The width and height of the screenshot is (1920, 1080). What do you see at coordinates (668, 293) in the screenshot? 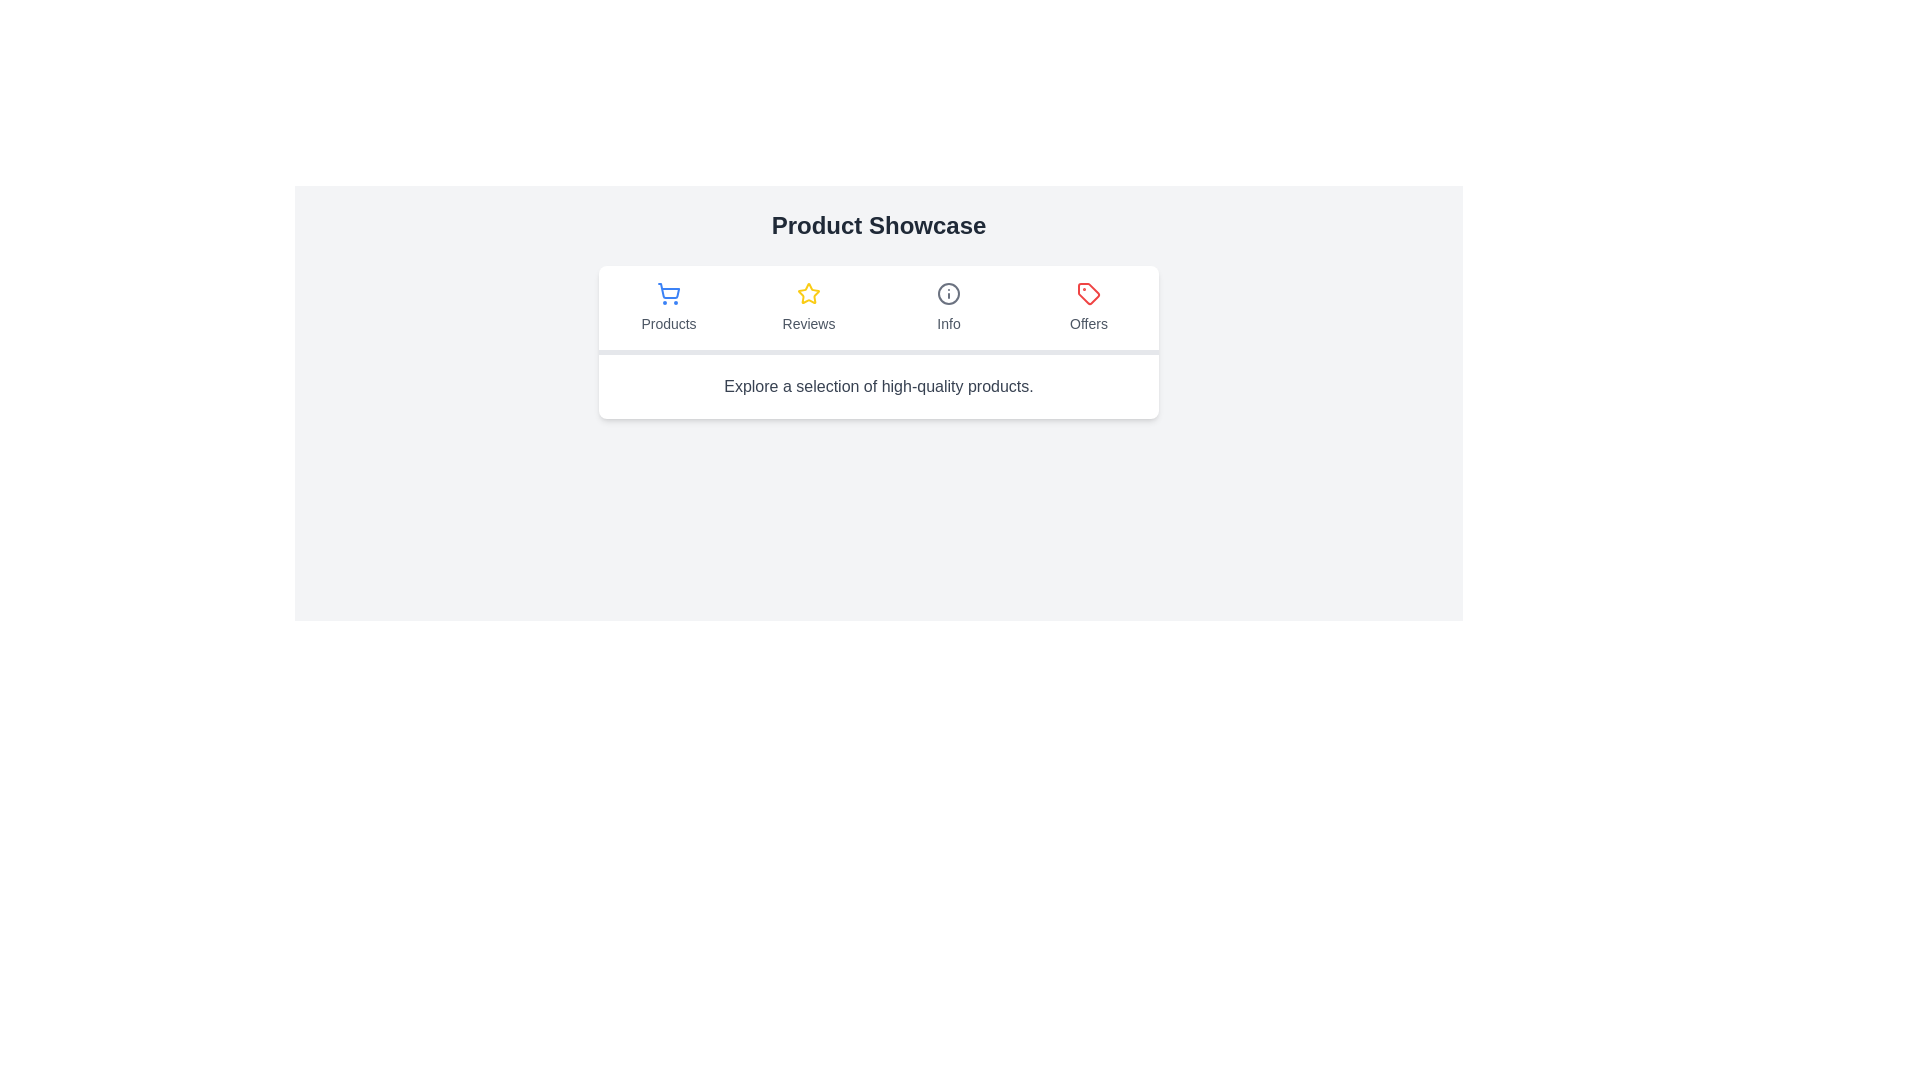
I see `the 'Products' tab icon, which represents the 'Products' category in the navigation interface` at bounding box center [668, 293].